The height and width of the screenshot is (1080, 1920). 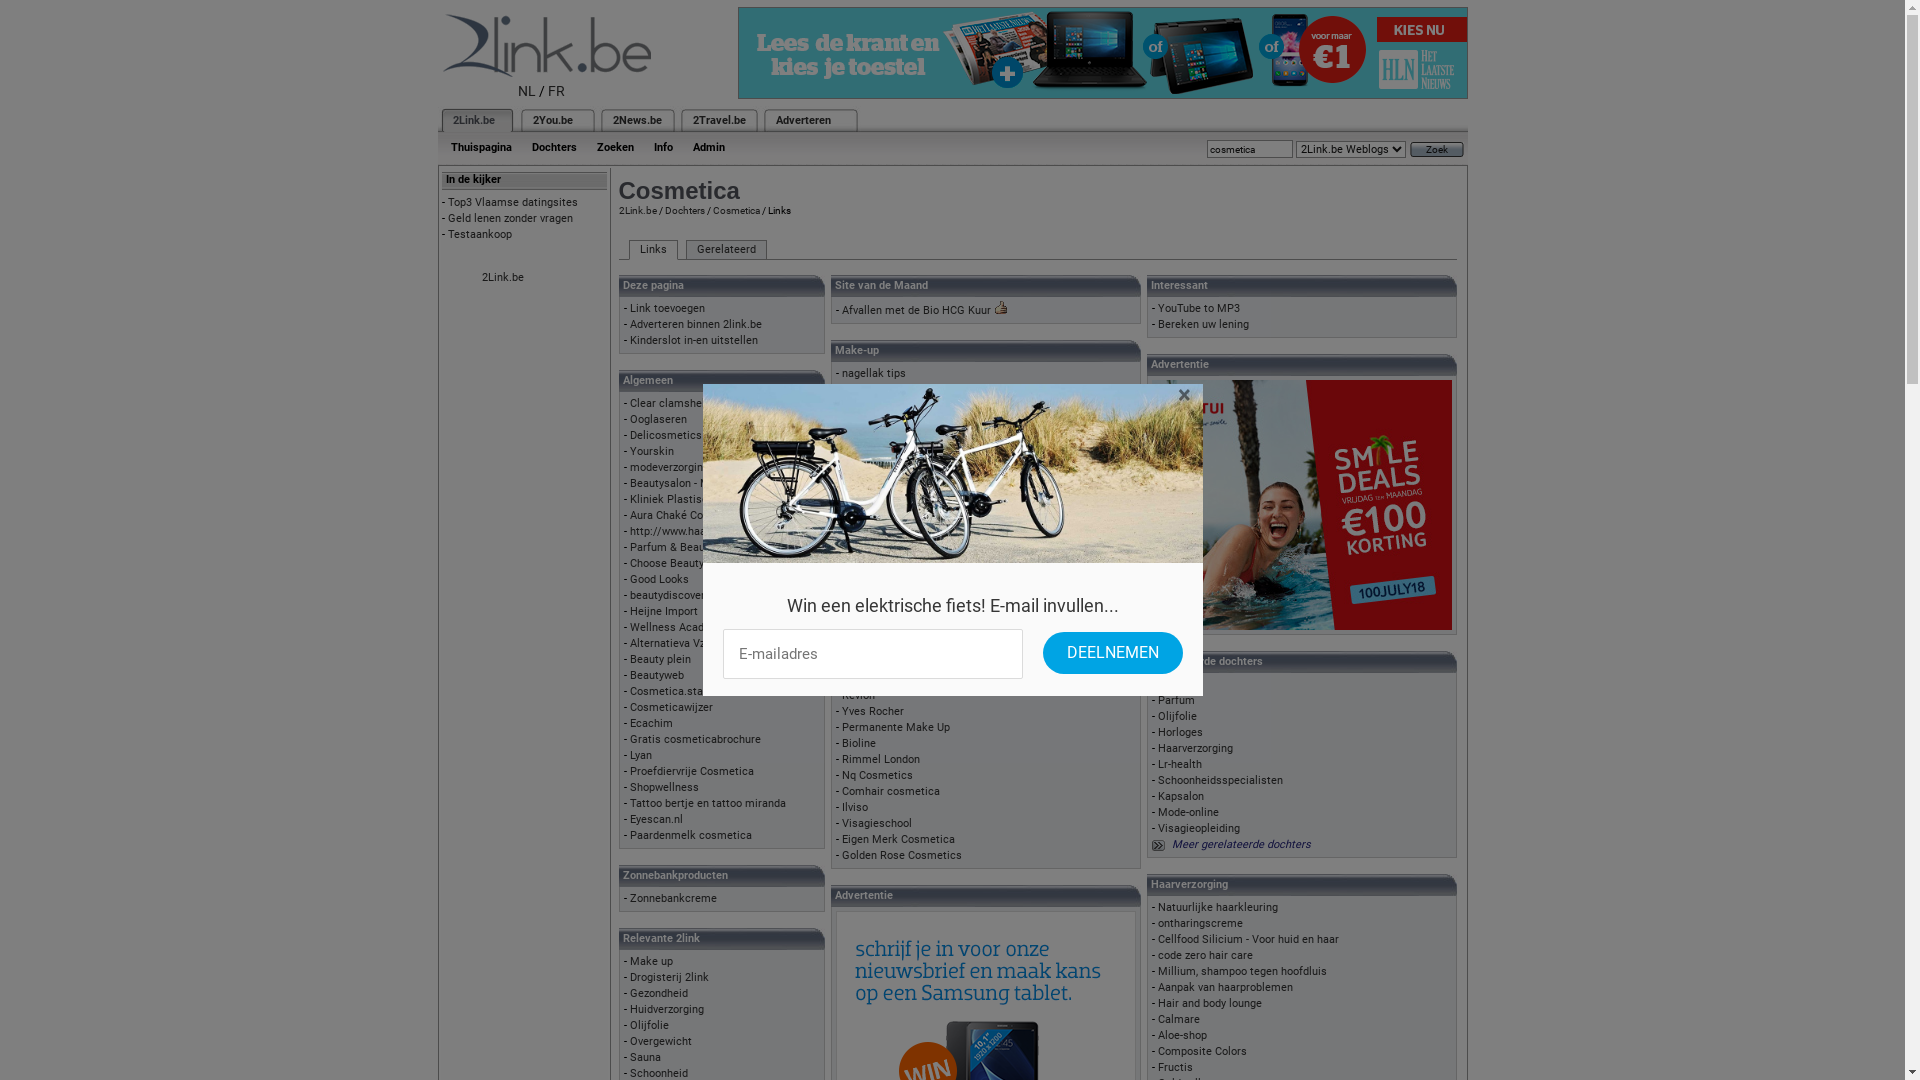 I want to click on 'Huidverzorging', so click(x=667, y=1009).